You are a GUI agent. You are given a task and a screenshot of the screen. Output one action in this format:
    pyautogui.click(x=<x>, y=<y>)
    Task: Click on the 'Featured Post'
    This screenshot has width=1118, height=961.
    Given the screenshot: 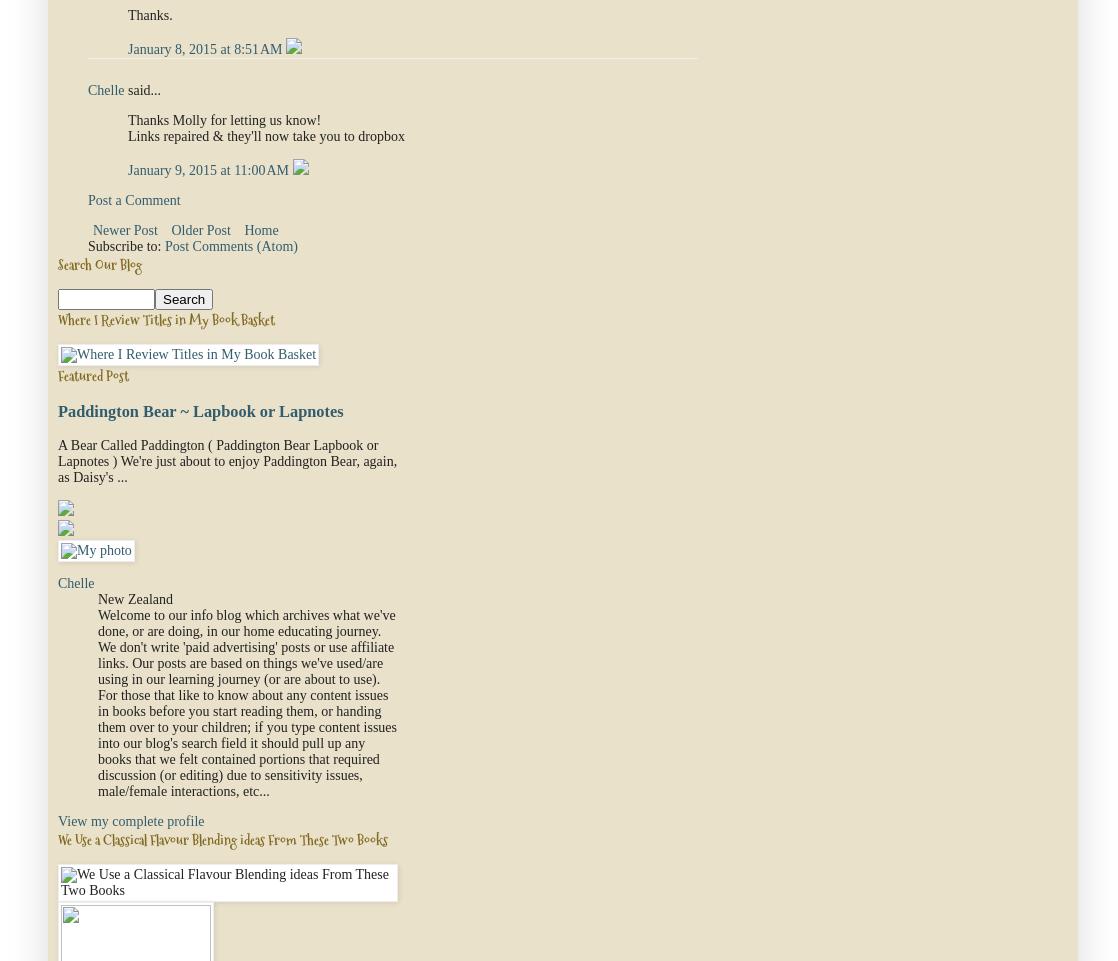 What is the action you would take?
    pyautogui.click(x=58, y=373)
    